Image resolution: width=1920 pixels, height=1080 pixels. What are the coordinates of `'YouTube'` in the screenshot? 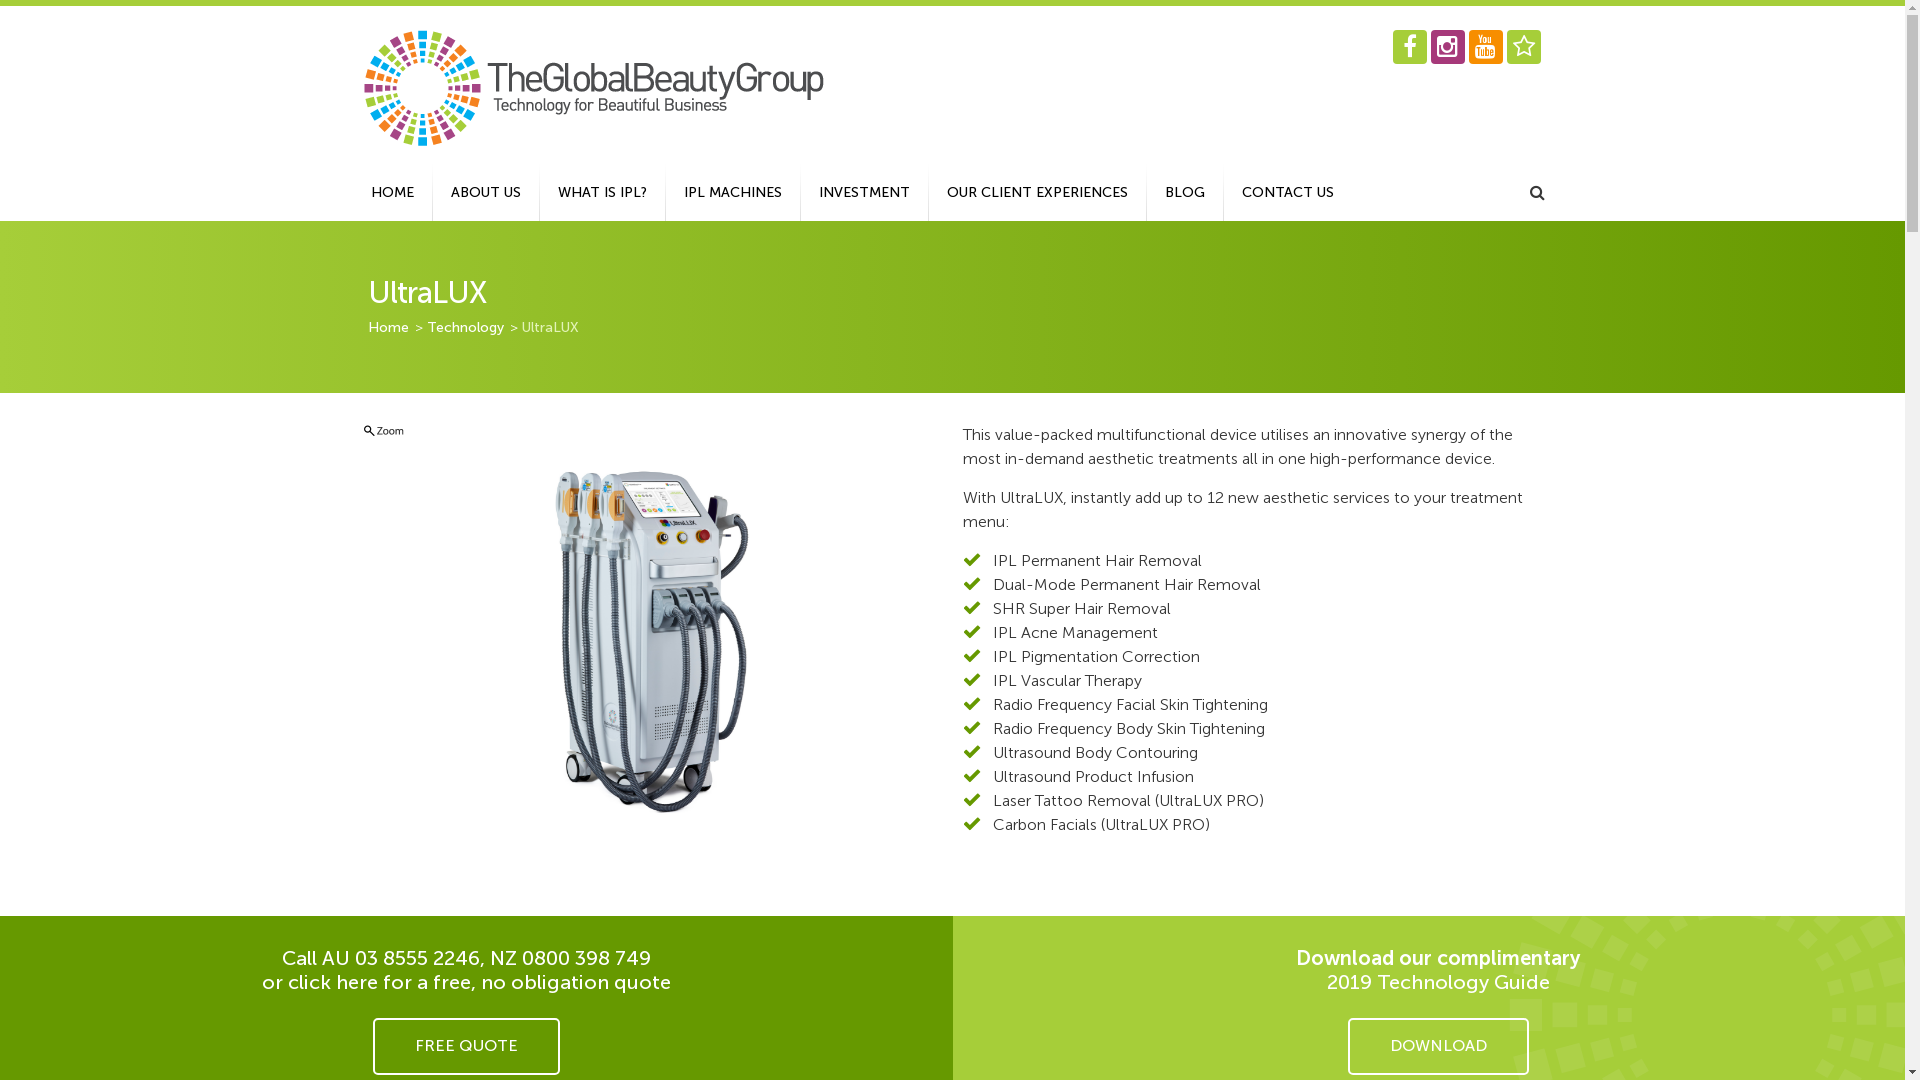 It's located at (1484, 45).